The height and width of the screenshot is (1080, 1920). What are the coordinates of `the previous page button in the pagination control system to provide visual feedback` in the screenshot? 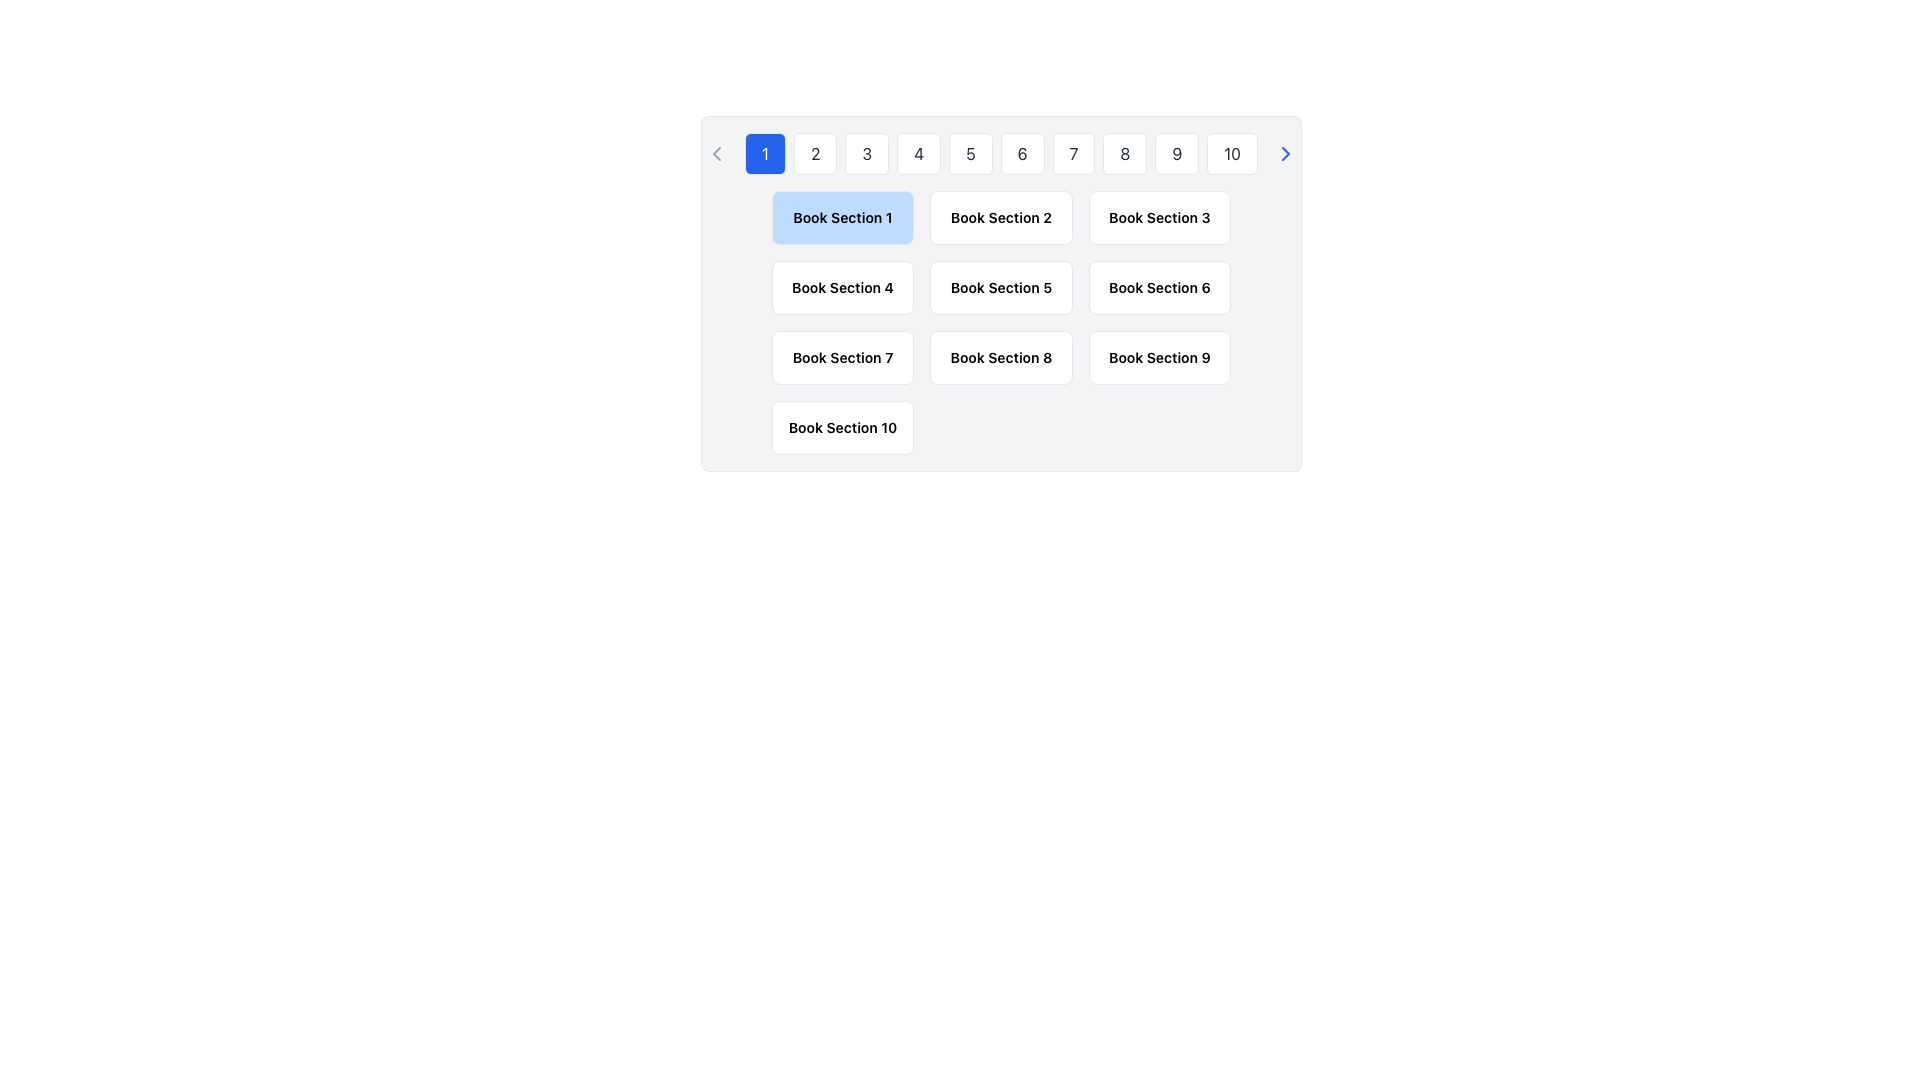 It's located at (716, 153).